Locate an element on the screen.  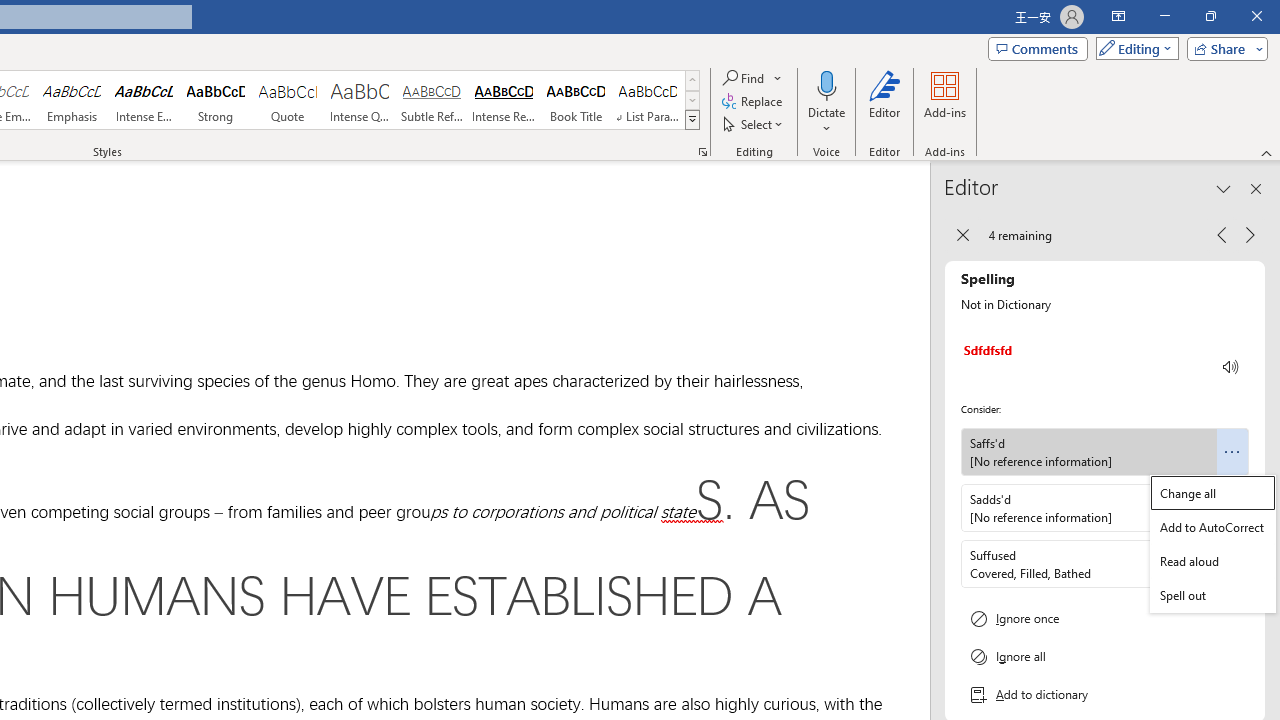
'Intense Emphasis' is located at coordinates (143, 100).